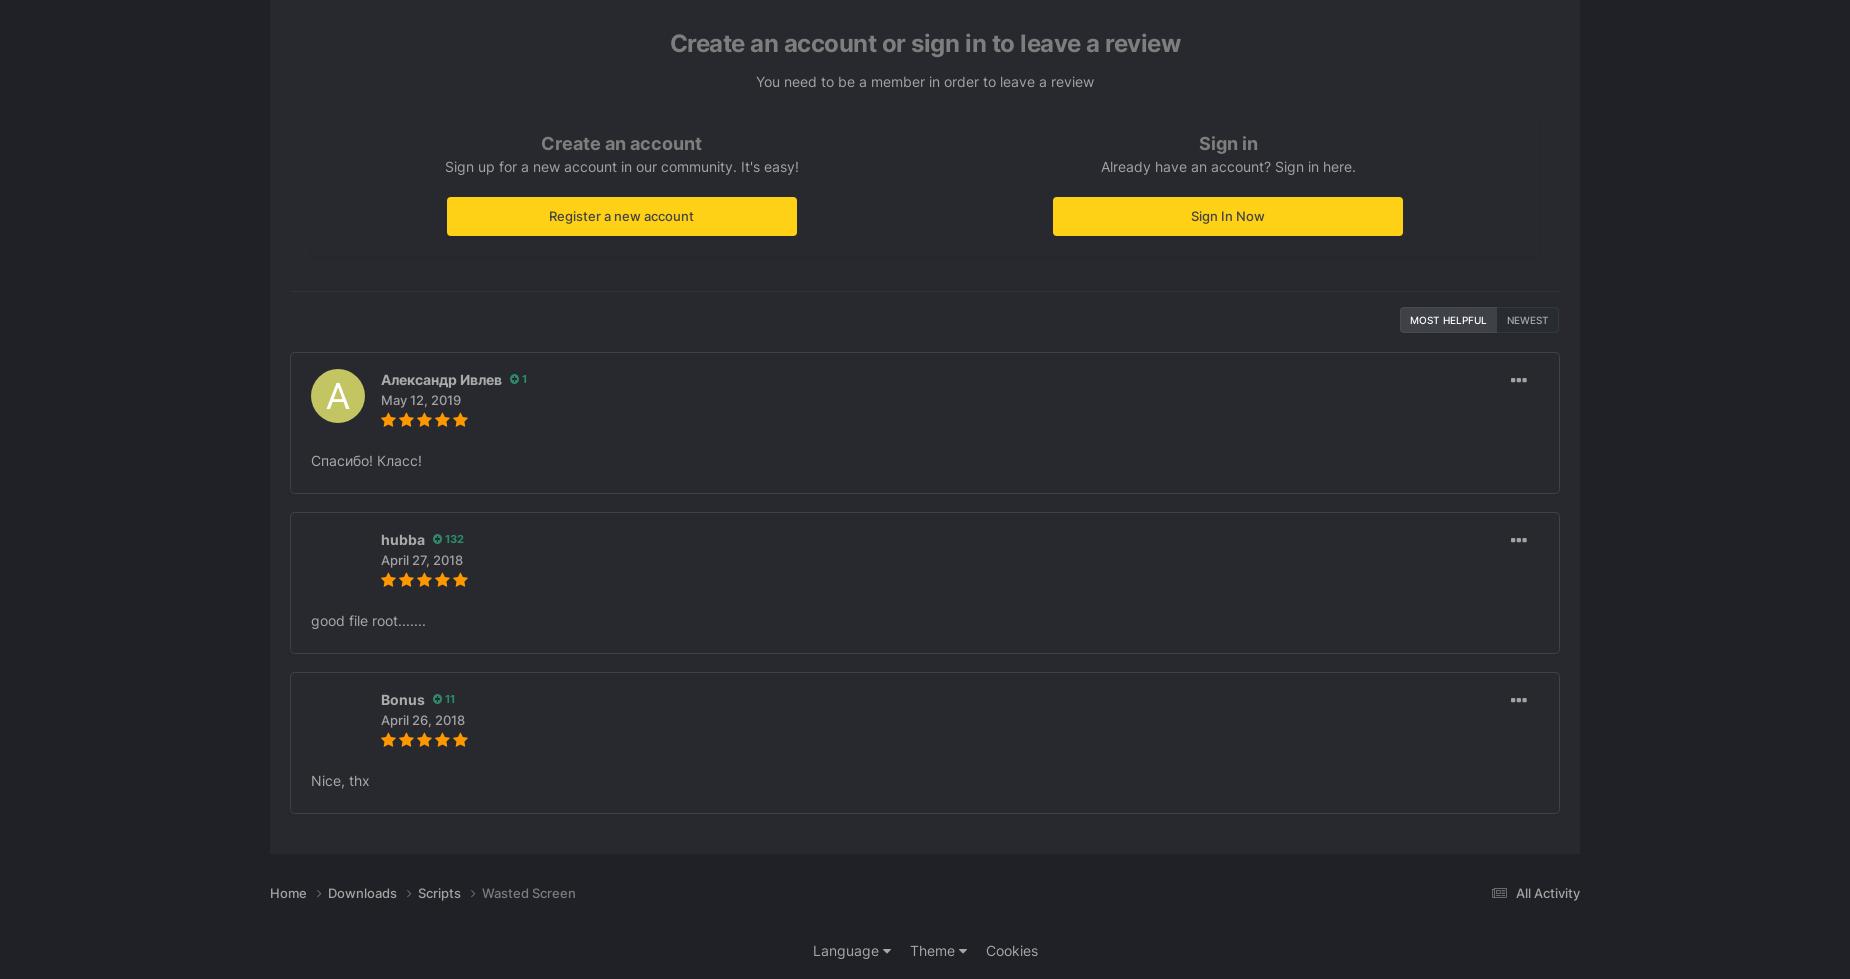  What do you see at coordinates (932, 948) in the screenshot?
I see `'Theme'` at bounding box center [932, 948].